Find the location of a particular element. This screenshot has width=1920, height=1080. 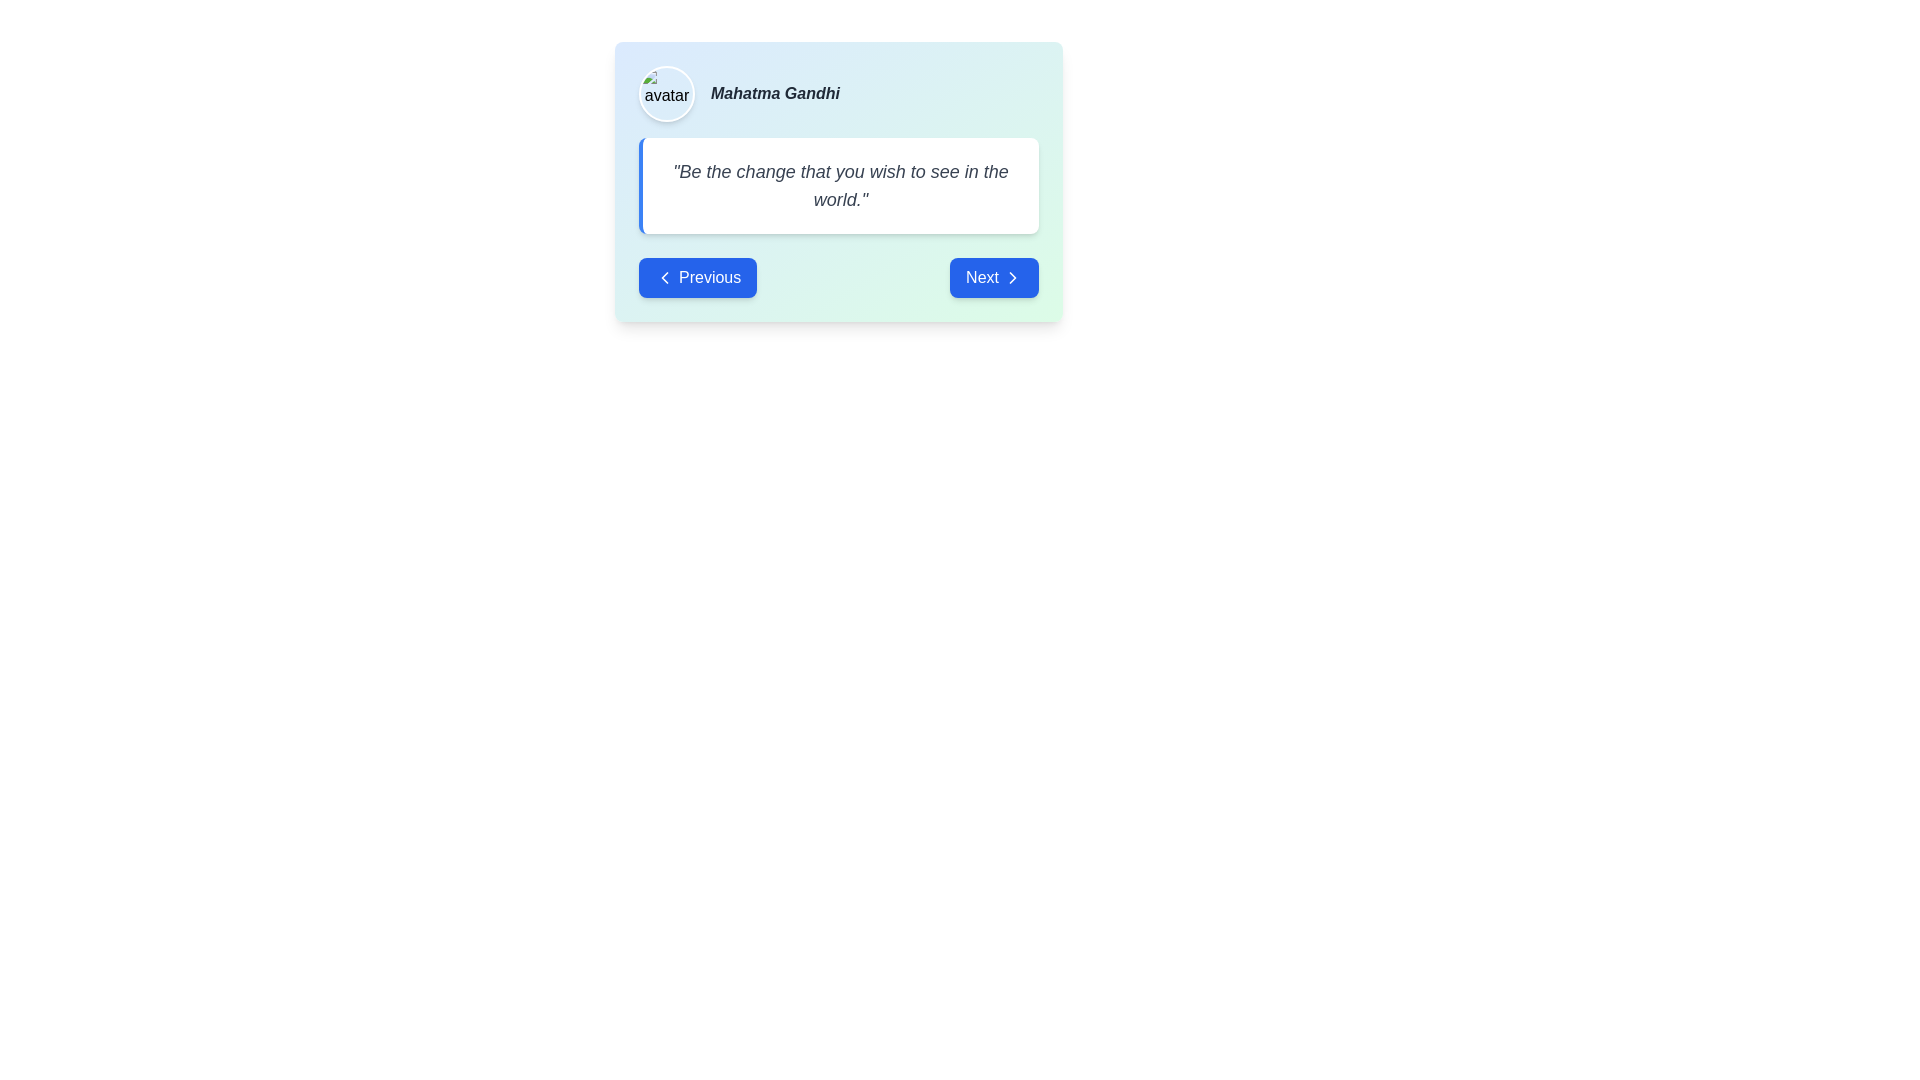

the avatar image component displaying the profile picture of Mahatma Gandhi to interact with its functionality is located at coordinates (667, 93).